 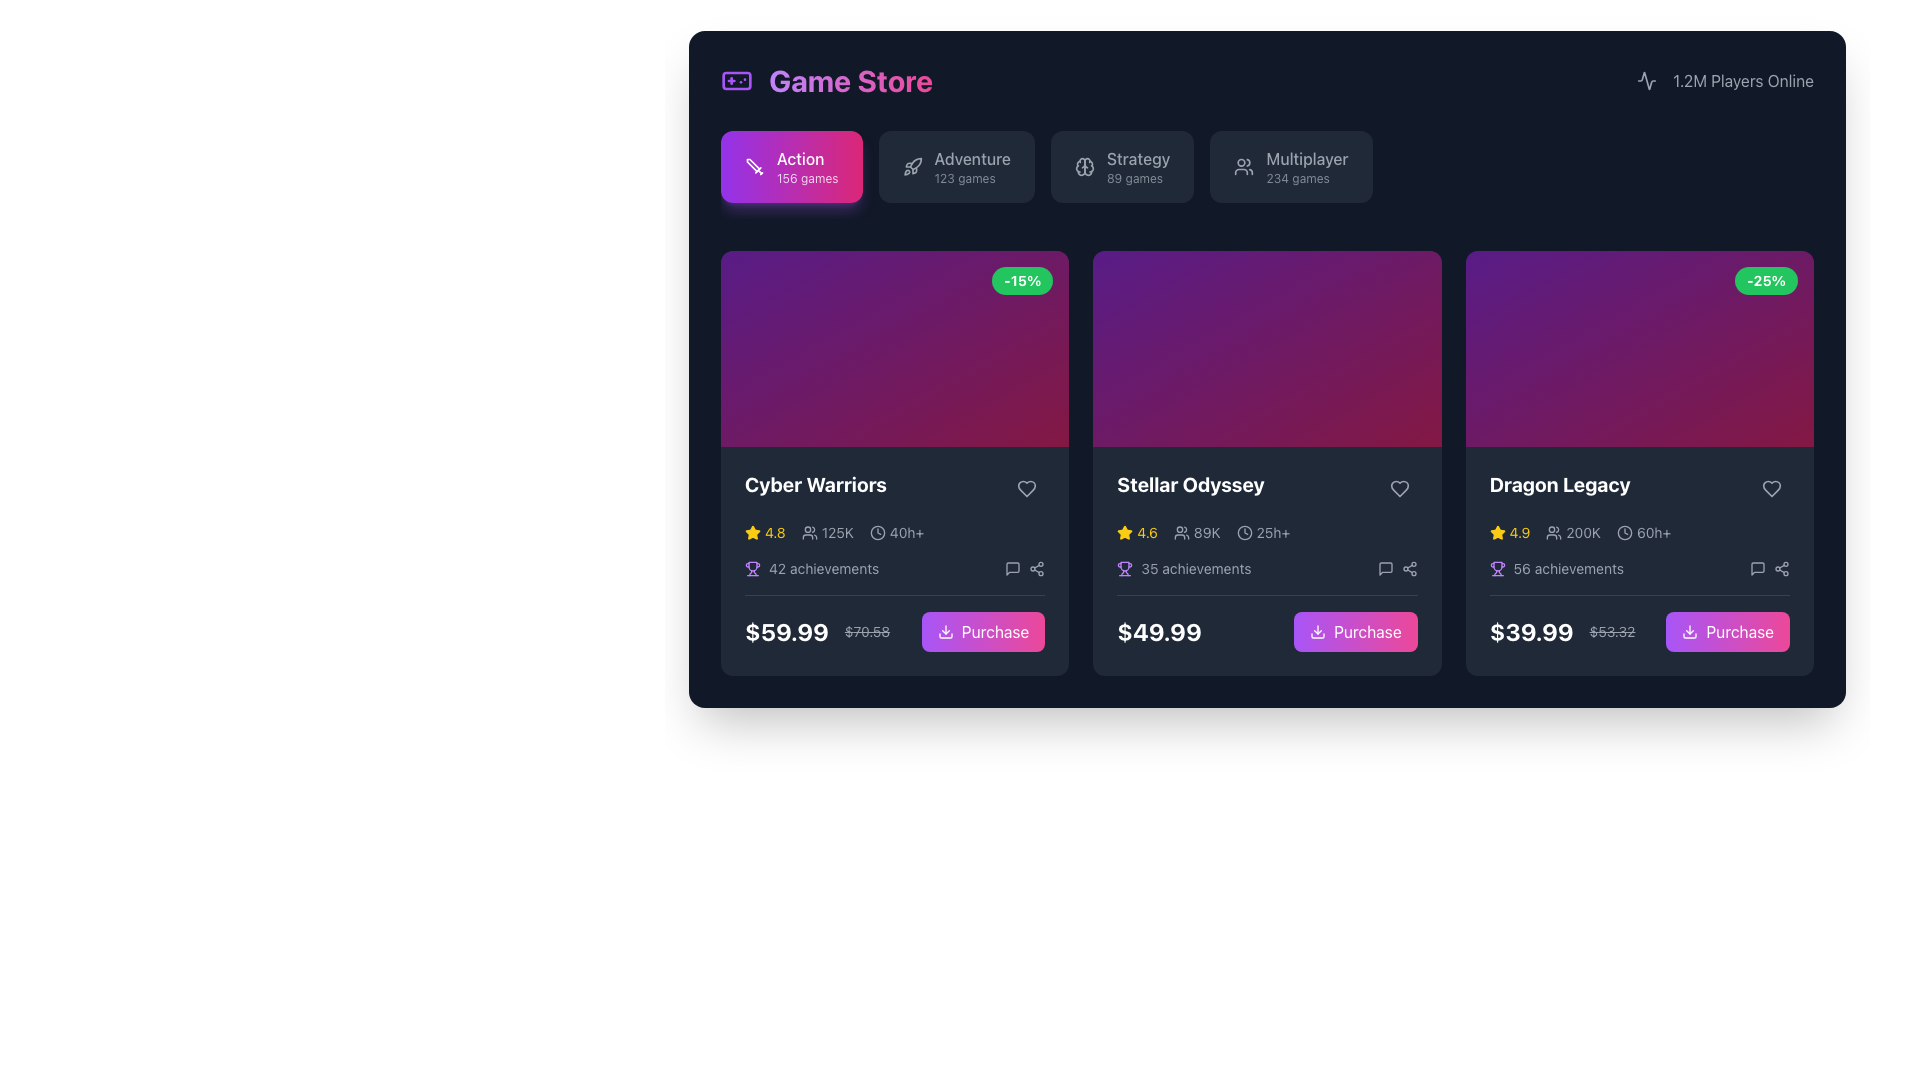 I want to click on information displayed on the text label '156 games', which is located below the 'Action' button in the UI, so click(x=807, y=177).